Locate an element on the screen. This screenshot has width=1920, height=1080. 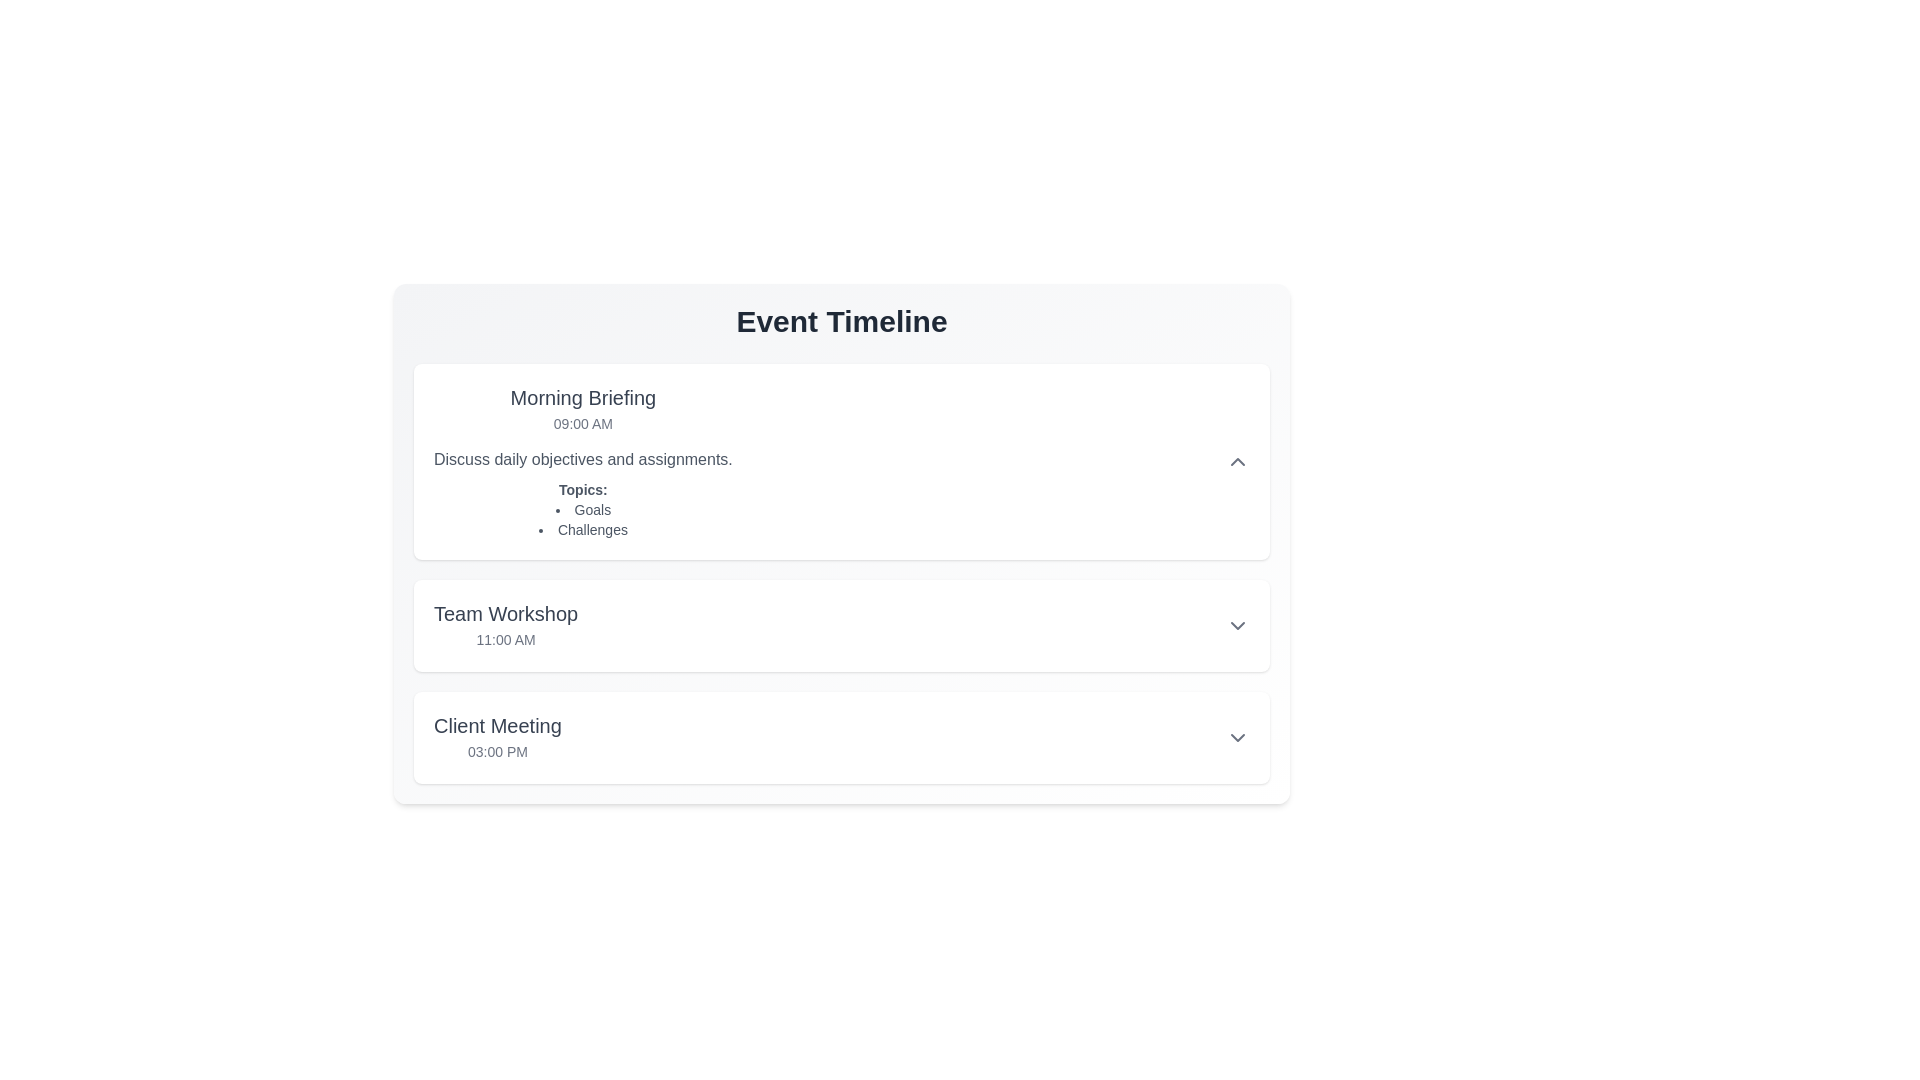
the Interactive Icon at the far right end of the 'Client Meeting' row is located at coordinates (1237, 737).